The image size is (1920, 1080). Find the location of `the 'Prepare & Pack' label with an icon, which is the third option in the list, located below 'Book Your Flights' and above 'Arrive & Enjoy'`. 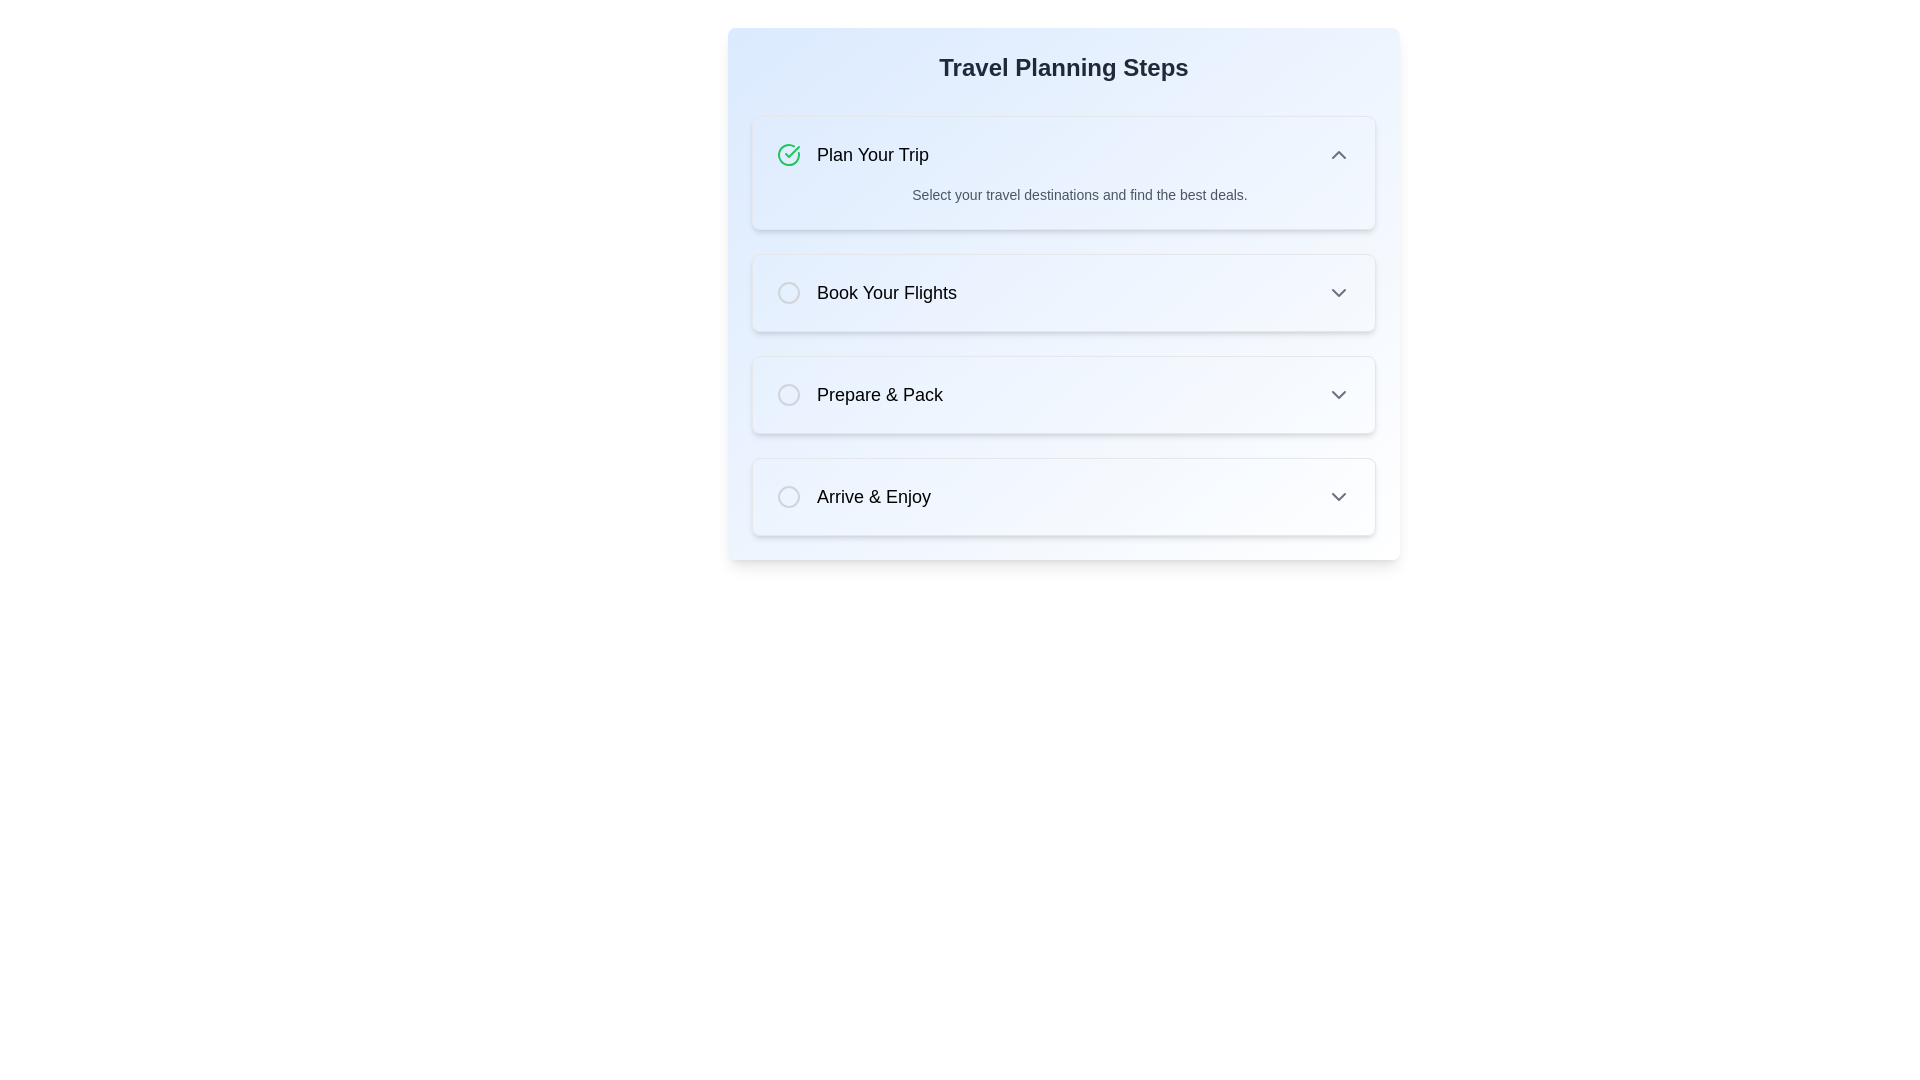

the 'Prepare & Pack' label with an icon, which is the third option in the list, located below 'Book Your Flights' and above 'Arrive & Enjoy' is located at coordinates (859, 394).